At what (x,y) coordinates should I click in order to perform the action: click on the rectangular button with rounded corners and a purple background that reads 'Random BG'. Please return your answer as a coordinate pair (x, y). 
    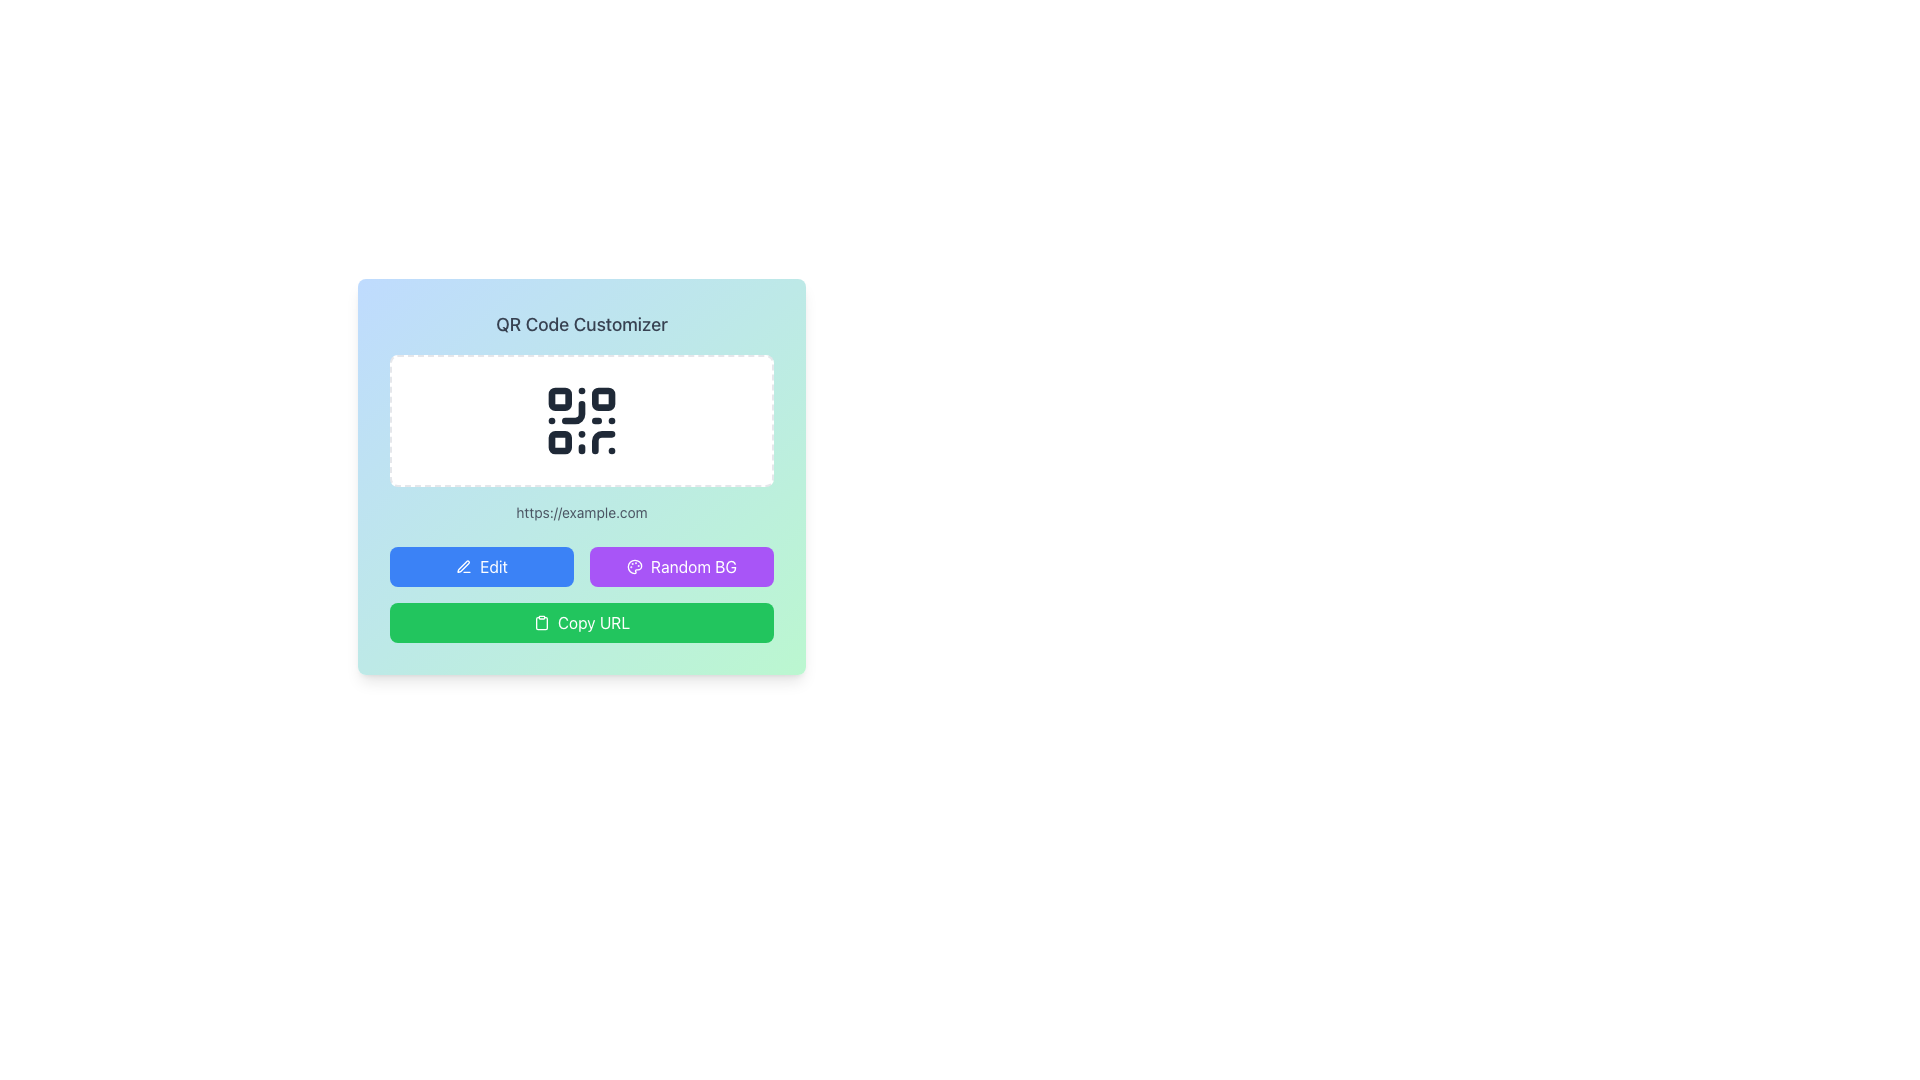
    Looking at the image, I should click on (681, 567).